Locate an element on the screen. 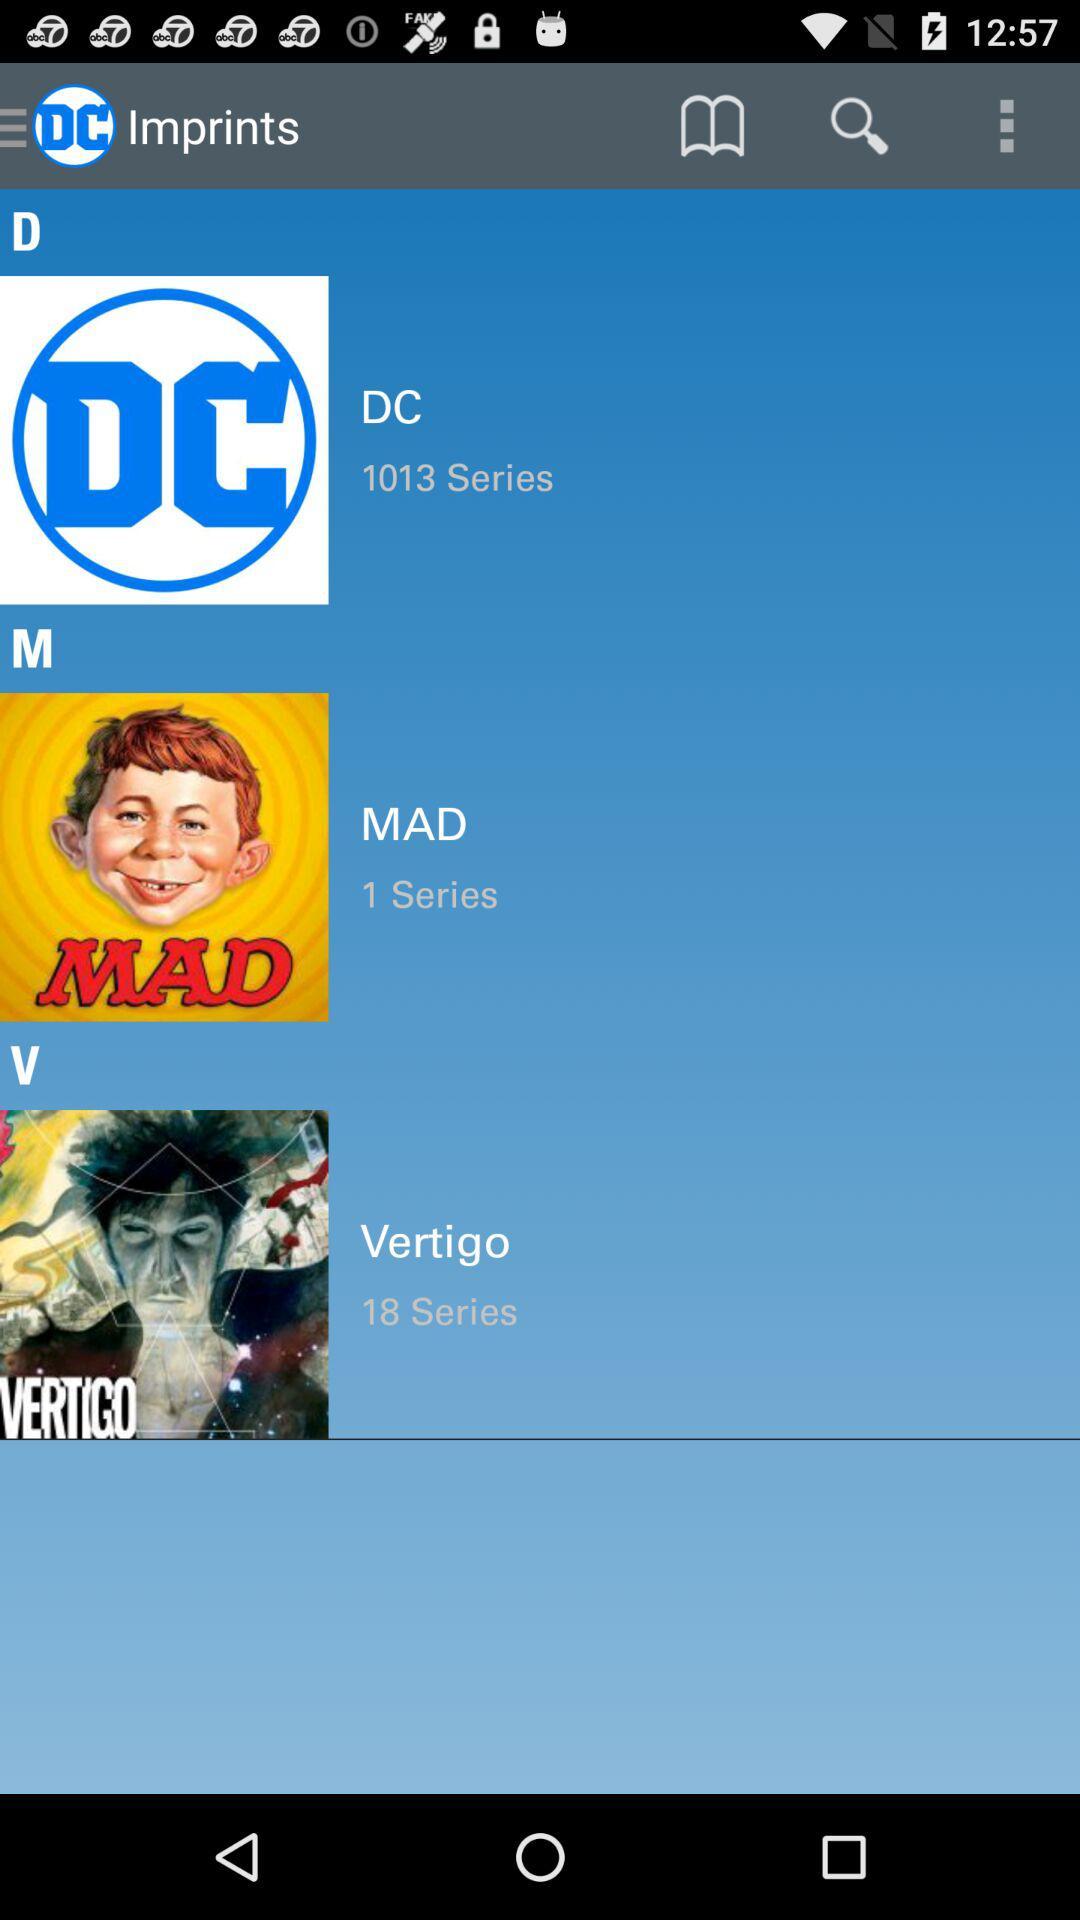  the item above the v item is located at coordinates (703, 893).